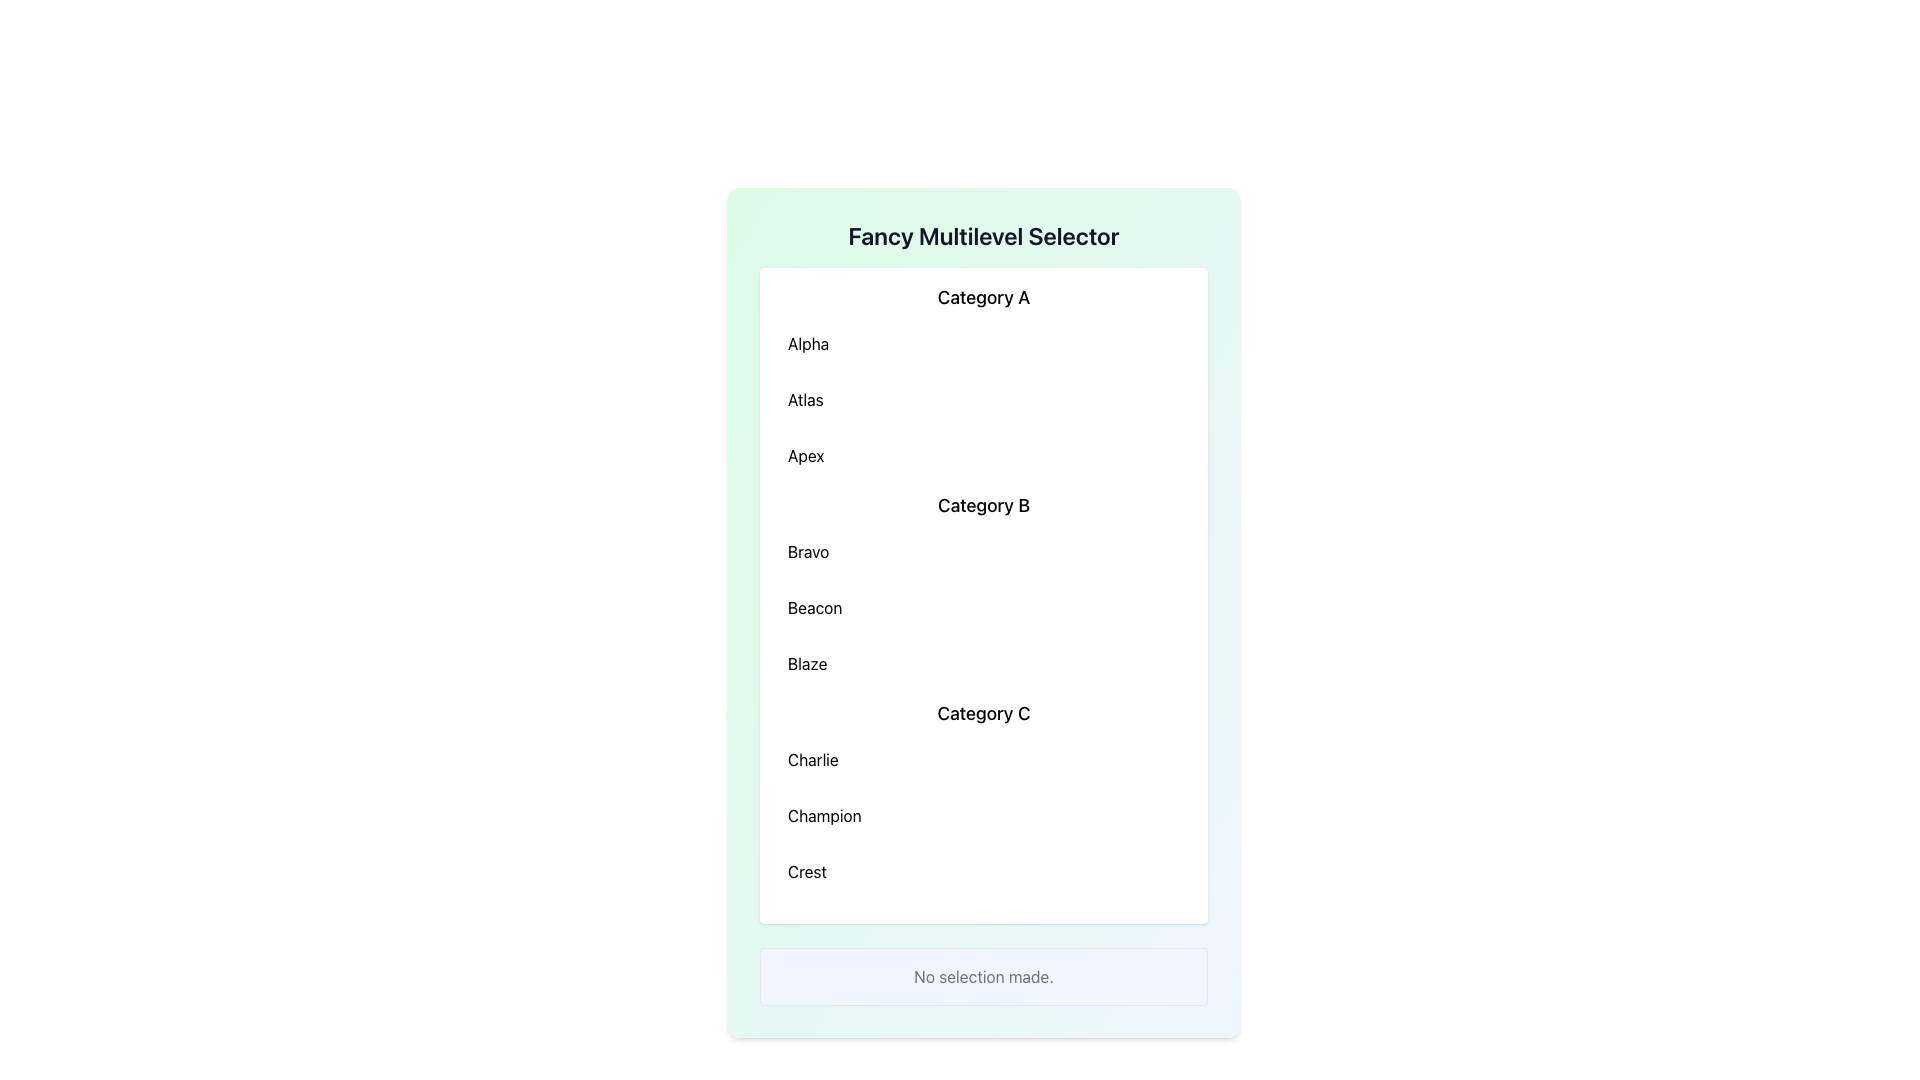  What do you see at coordinates (807, 870) in the screenshot?
I see `the text label located at the bottom of the 'Category C' group in the list` at bounding box center [807, 870].